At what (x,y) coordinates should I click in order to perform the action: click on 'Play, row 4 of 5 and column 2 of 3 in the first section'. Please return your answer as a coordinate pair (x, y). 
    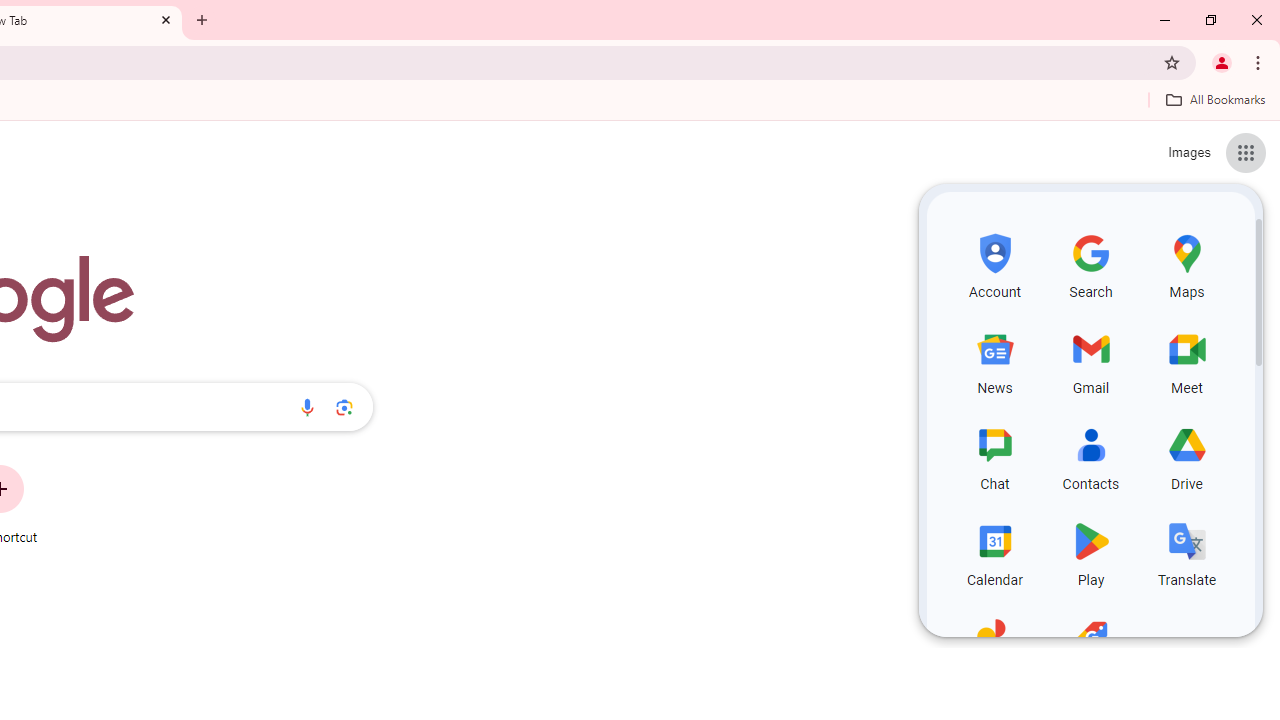
    Looking at the image, I should click on (1090, 551).